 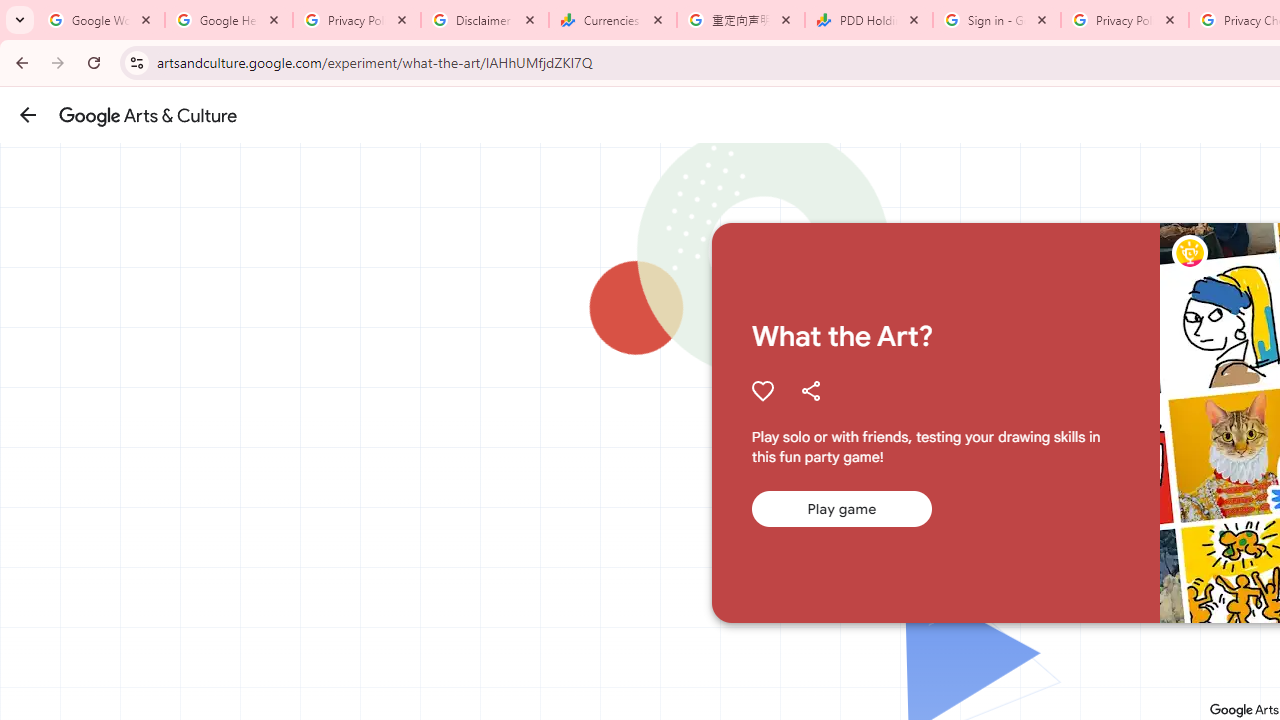 What do you see at coordinates (93, 61) in the screenshot?
I see `'Reload'` at bounding box center [93, 61].